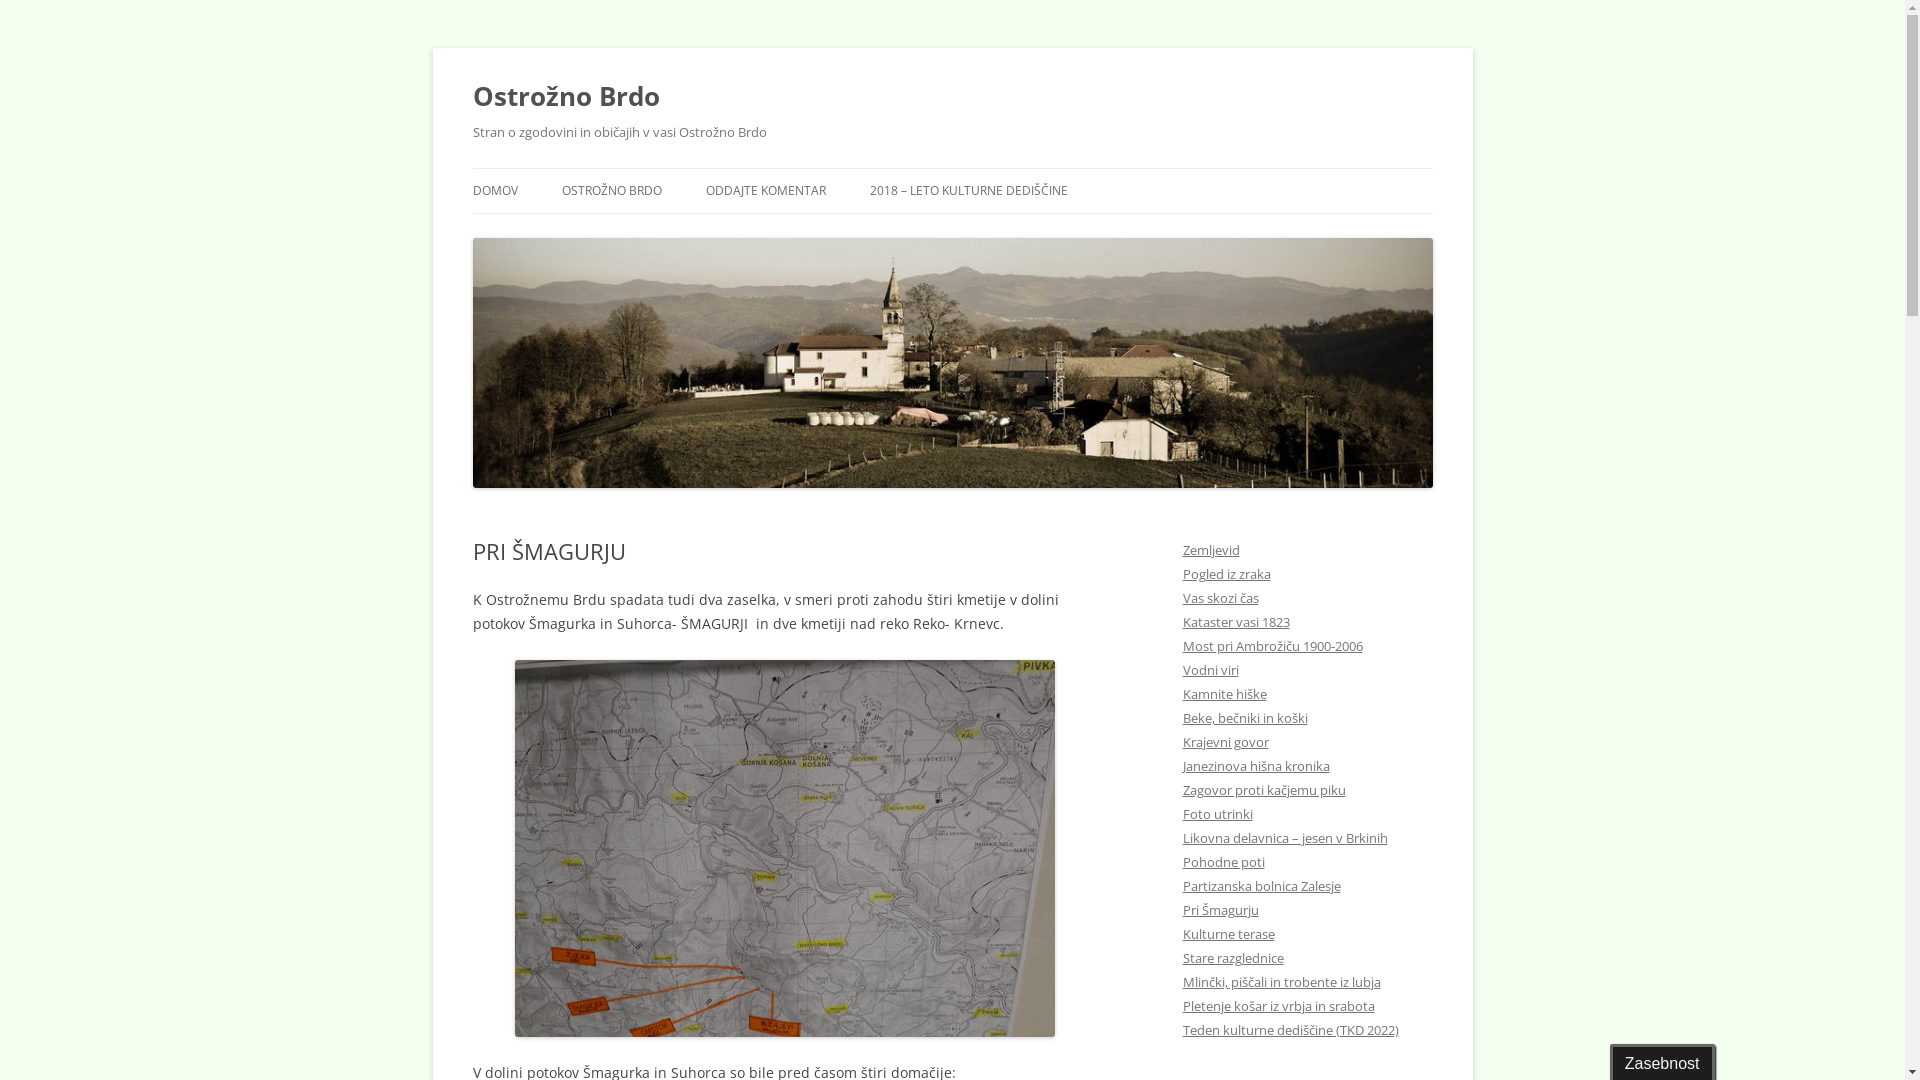 This screenshot has height=1080, width=1920. I want to click on 'Kulturne terase', so click(1227, 933).